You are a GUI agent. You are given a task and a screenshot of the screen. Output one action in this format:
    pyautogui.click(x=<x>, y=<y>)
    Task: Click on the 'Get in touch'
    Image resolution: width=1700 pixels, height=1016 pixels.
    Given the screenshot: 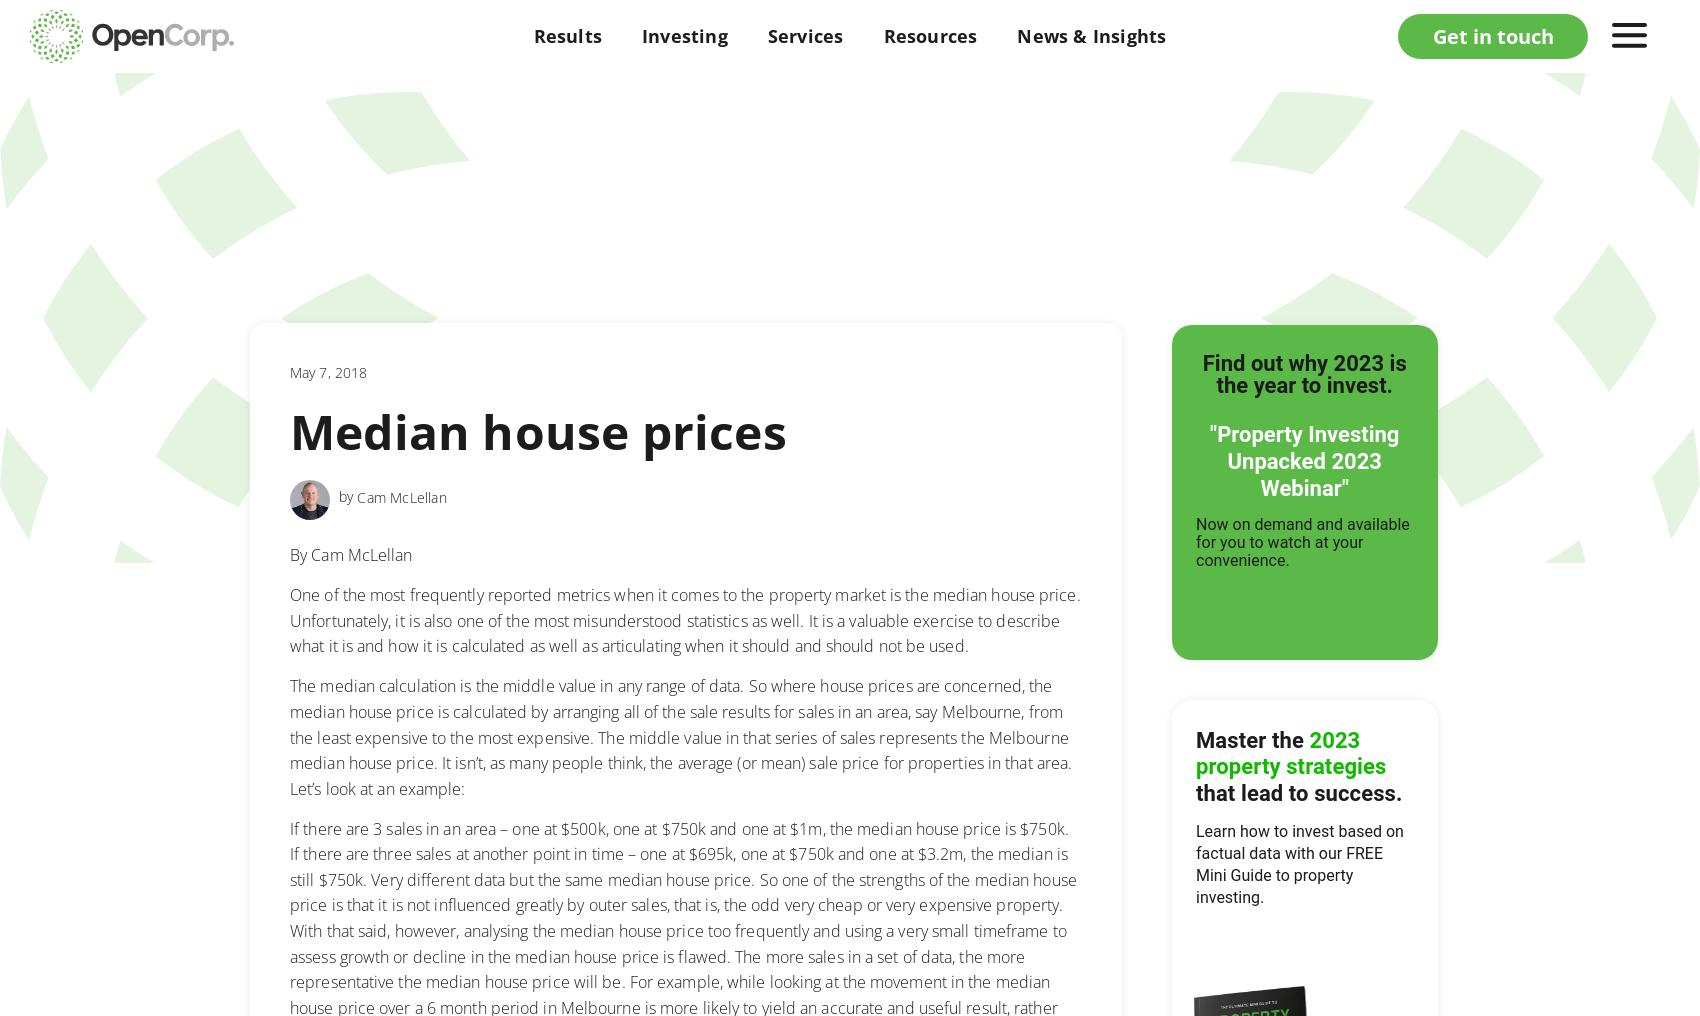 What is the action you would take?
    pyautogui.click(x=1492, y=34)
    